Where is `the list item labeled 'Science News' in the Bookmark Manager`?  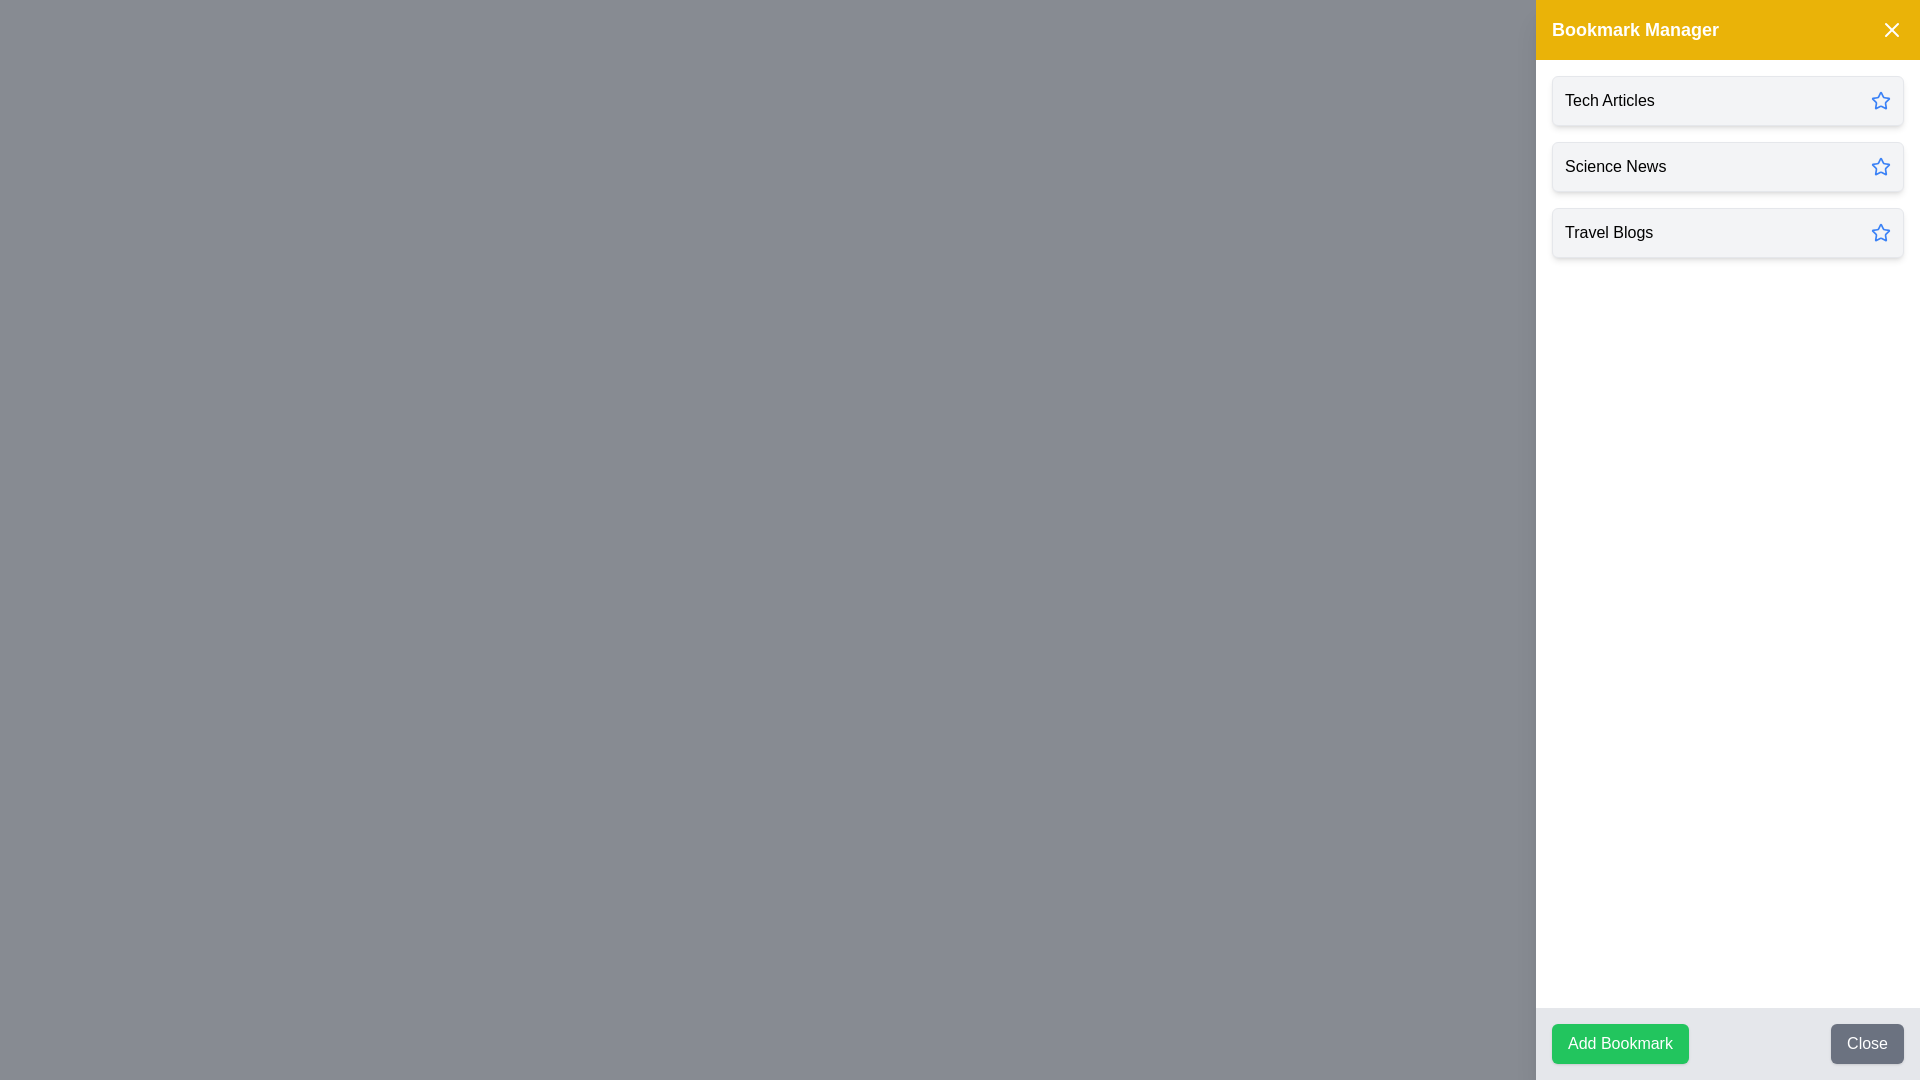 the list item labeled 'Science News' in the Bookmark Manager is located at coordinates (1727, 165).